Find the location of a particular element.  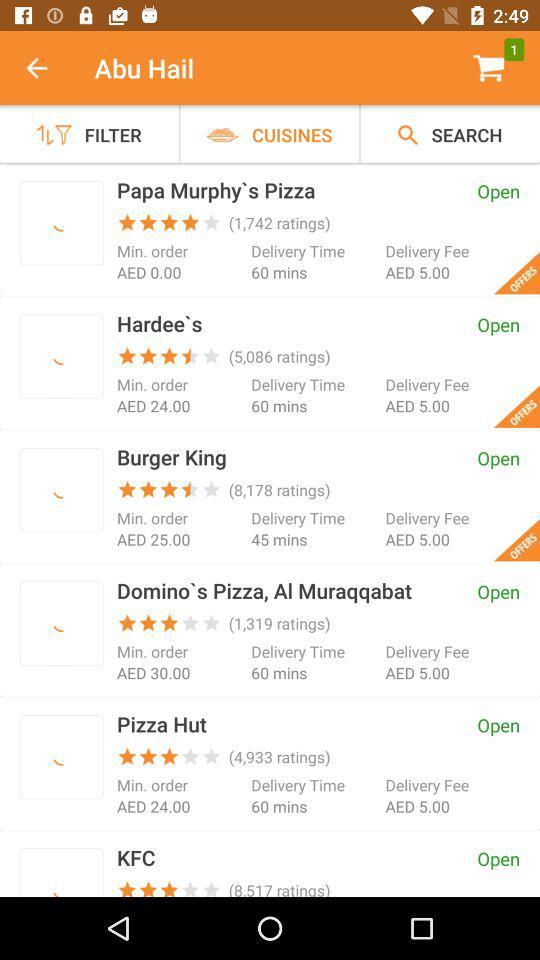

go back is located at coordinates (47, 68).